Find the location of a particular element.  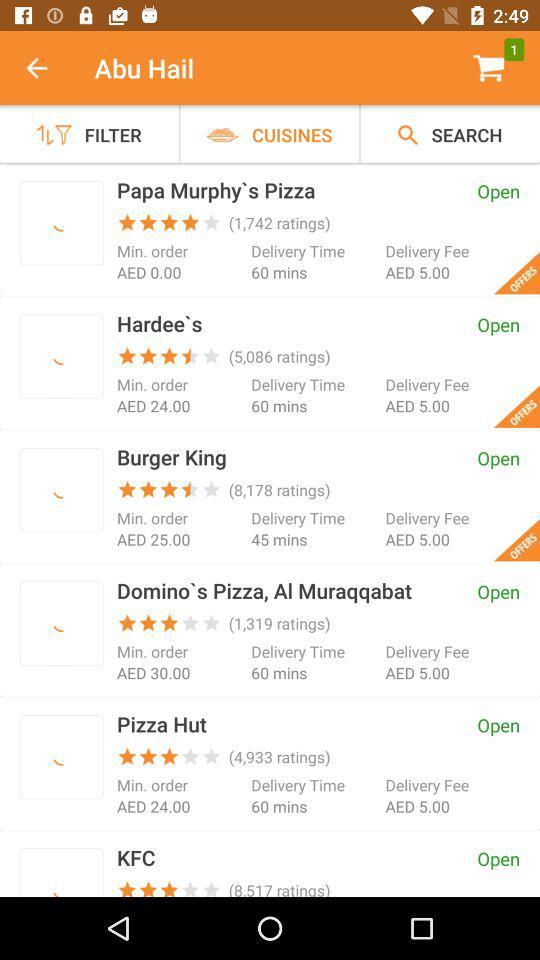

go back is located at coordinates (47, 68).